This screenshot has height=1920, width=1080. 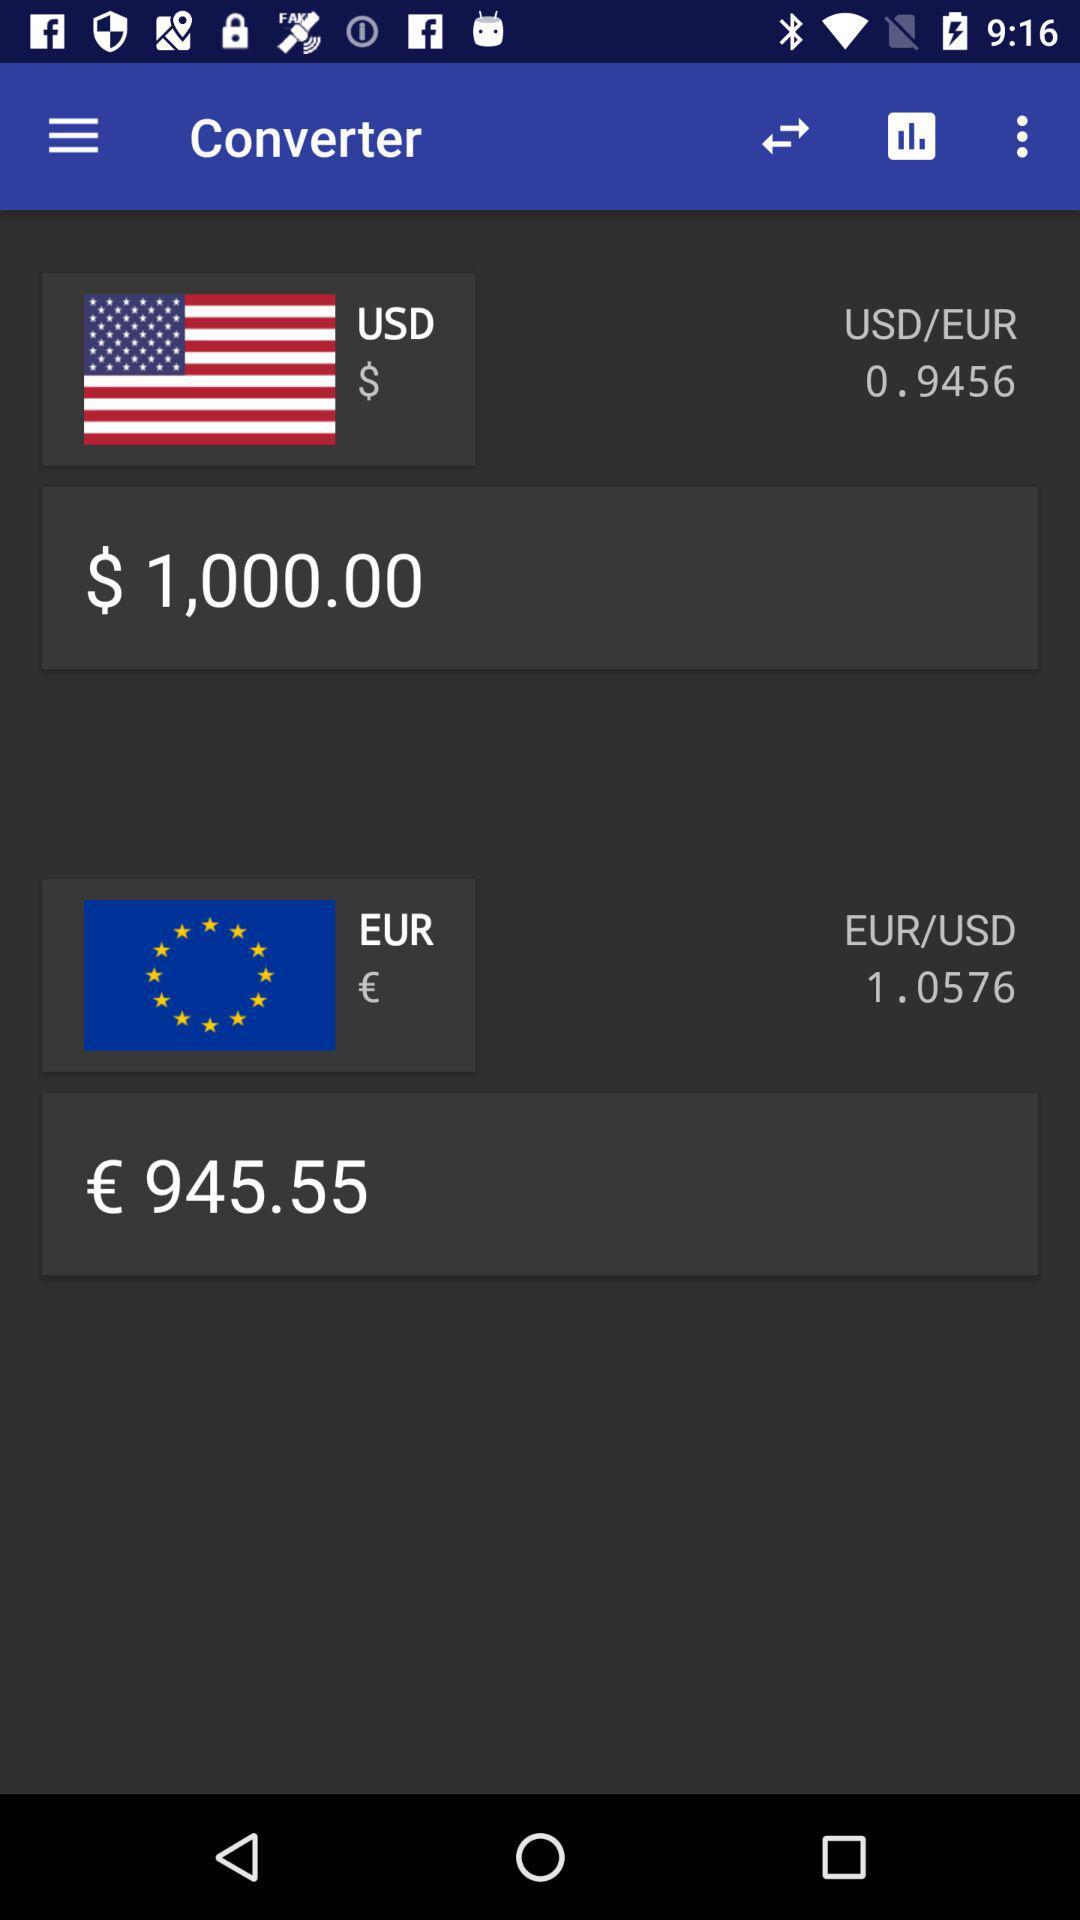 What do you see at coordinates (785, 136) in the screenshot?
I see `the icon next to converter` at bounding box center [785, 136].